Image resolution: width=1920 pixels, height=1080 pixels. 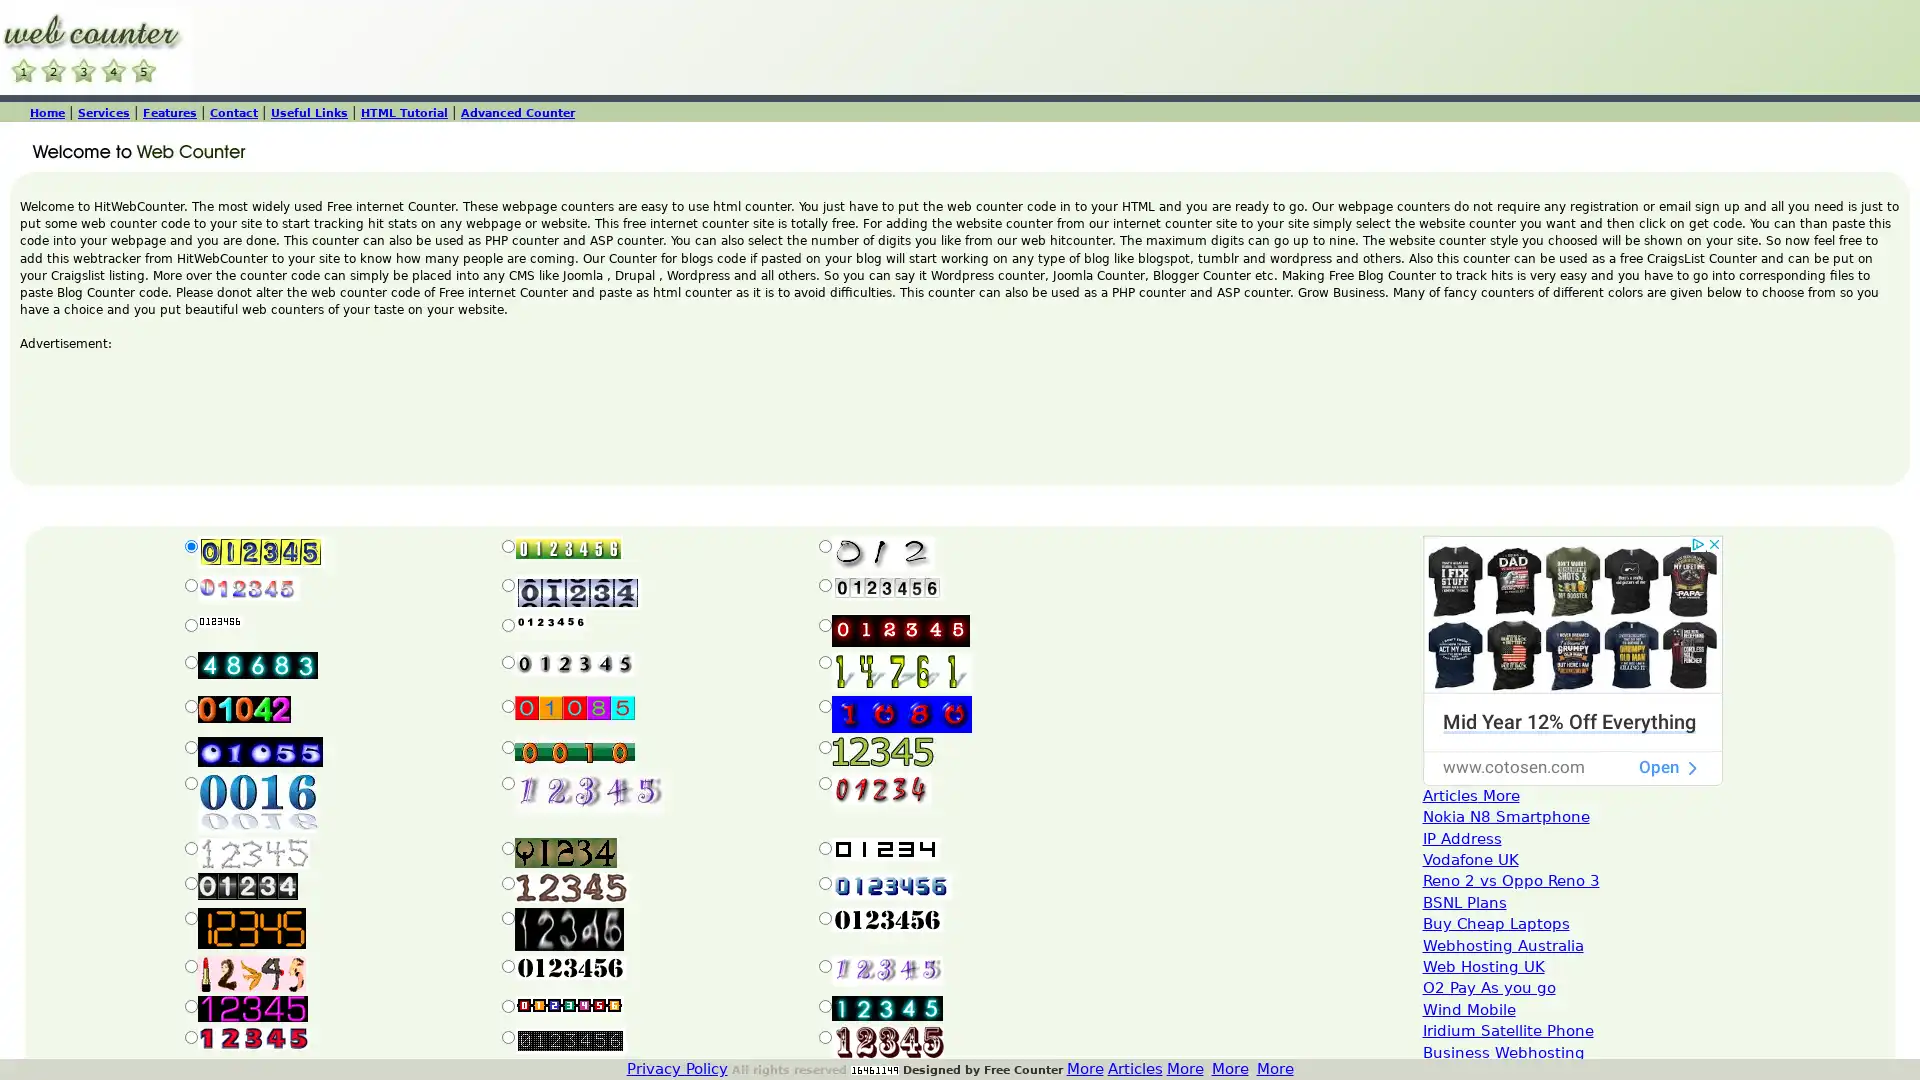 What do you see at coordinates (886, 1041) in the screenshot?
I see `Submit` at bounding box center [886, 1041].